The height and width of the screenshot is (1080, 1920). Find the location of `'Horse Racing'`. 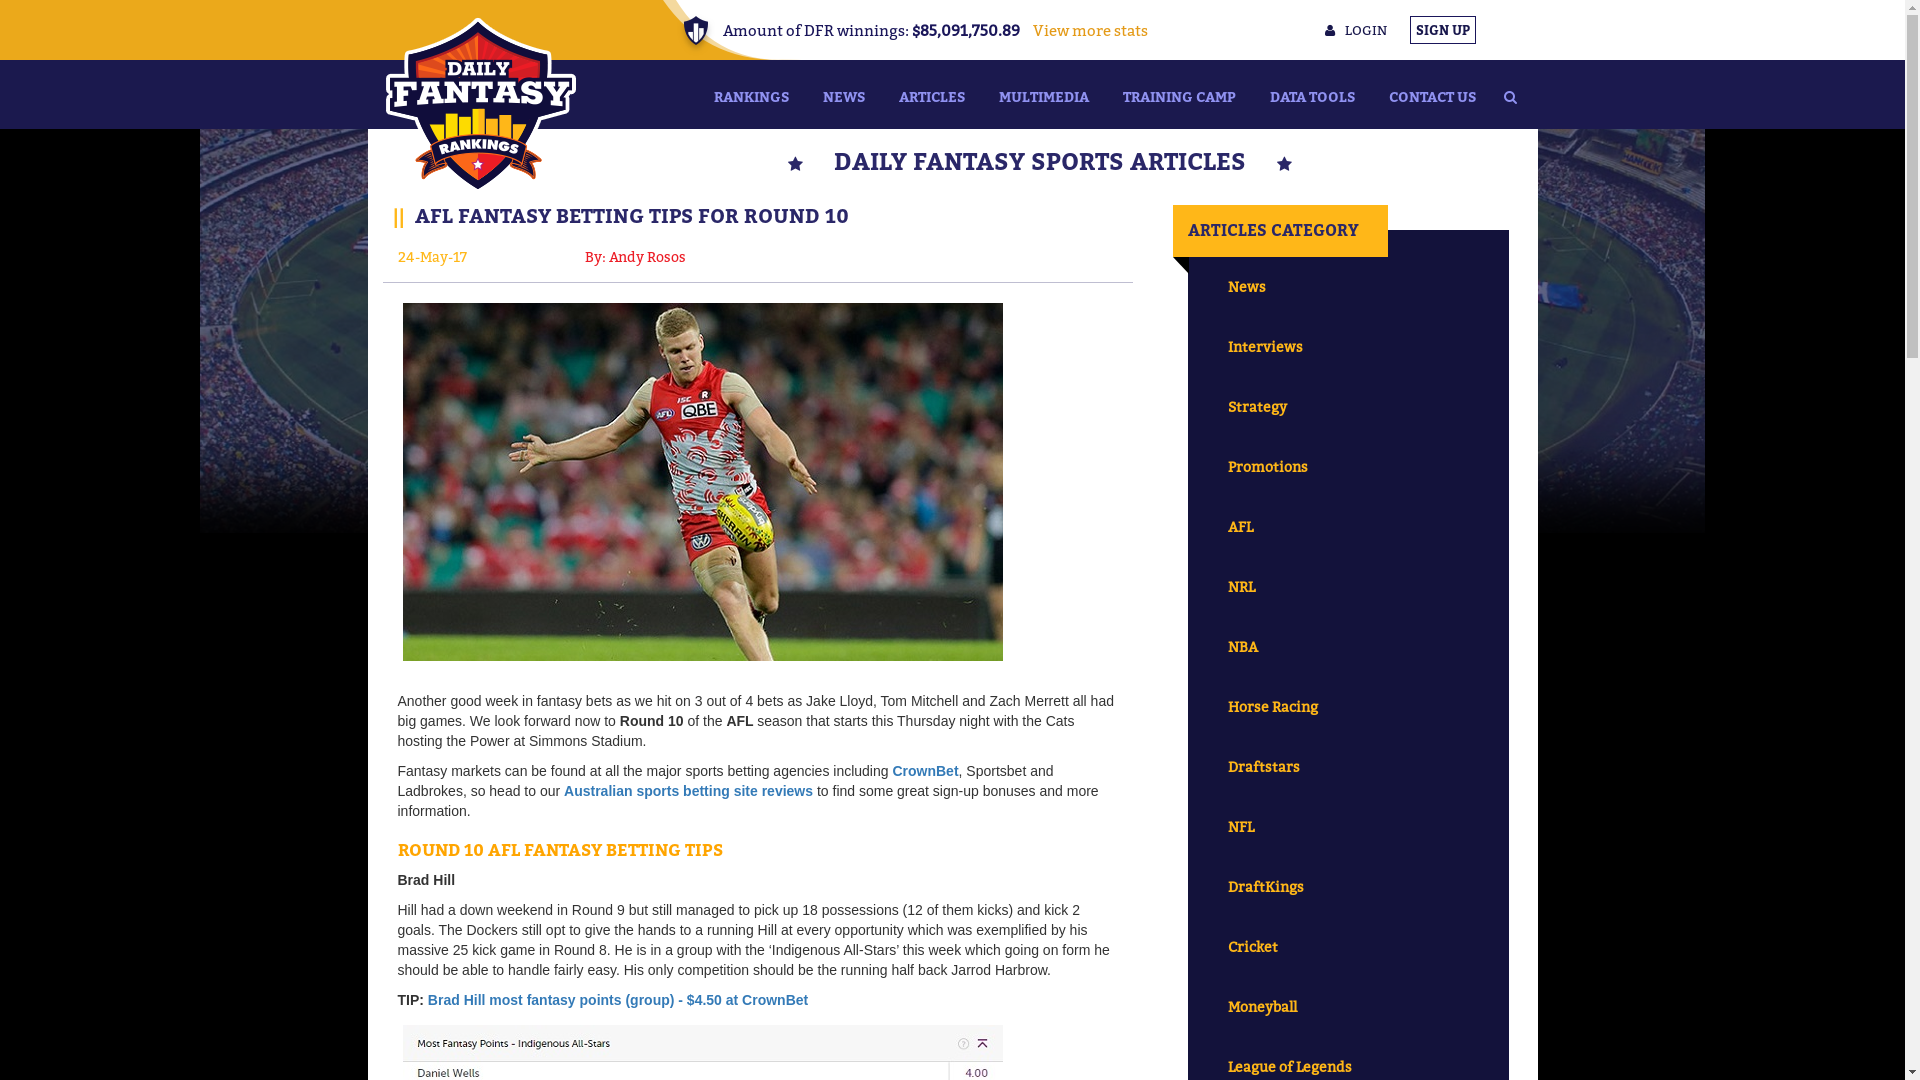

'Horse Racing' is located at coordinates (1348, 705).